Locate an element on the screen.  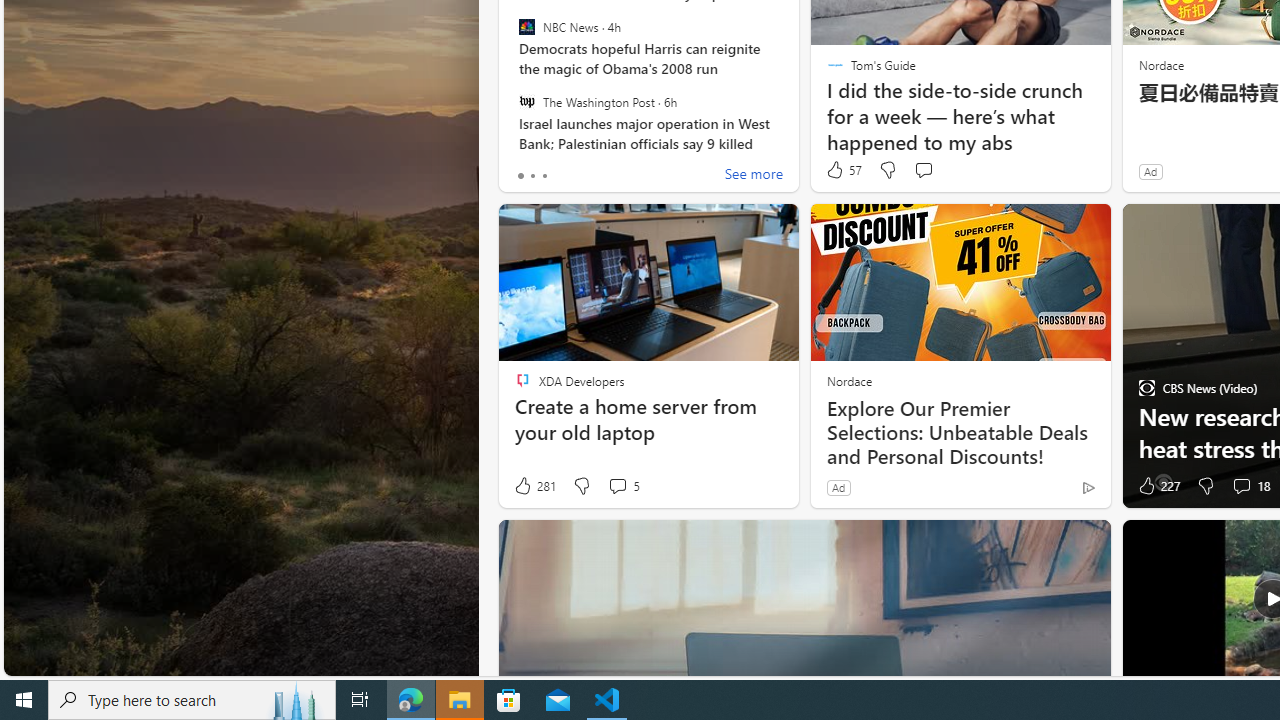
'NBC News' is located at coordinates (526, 27).